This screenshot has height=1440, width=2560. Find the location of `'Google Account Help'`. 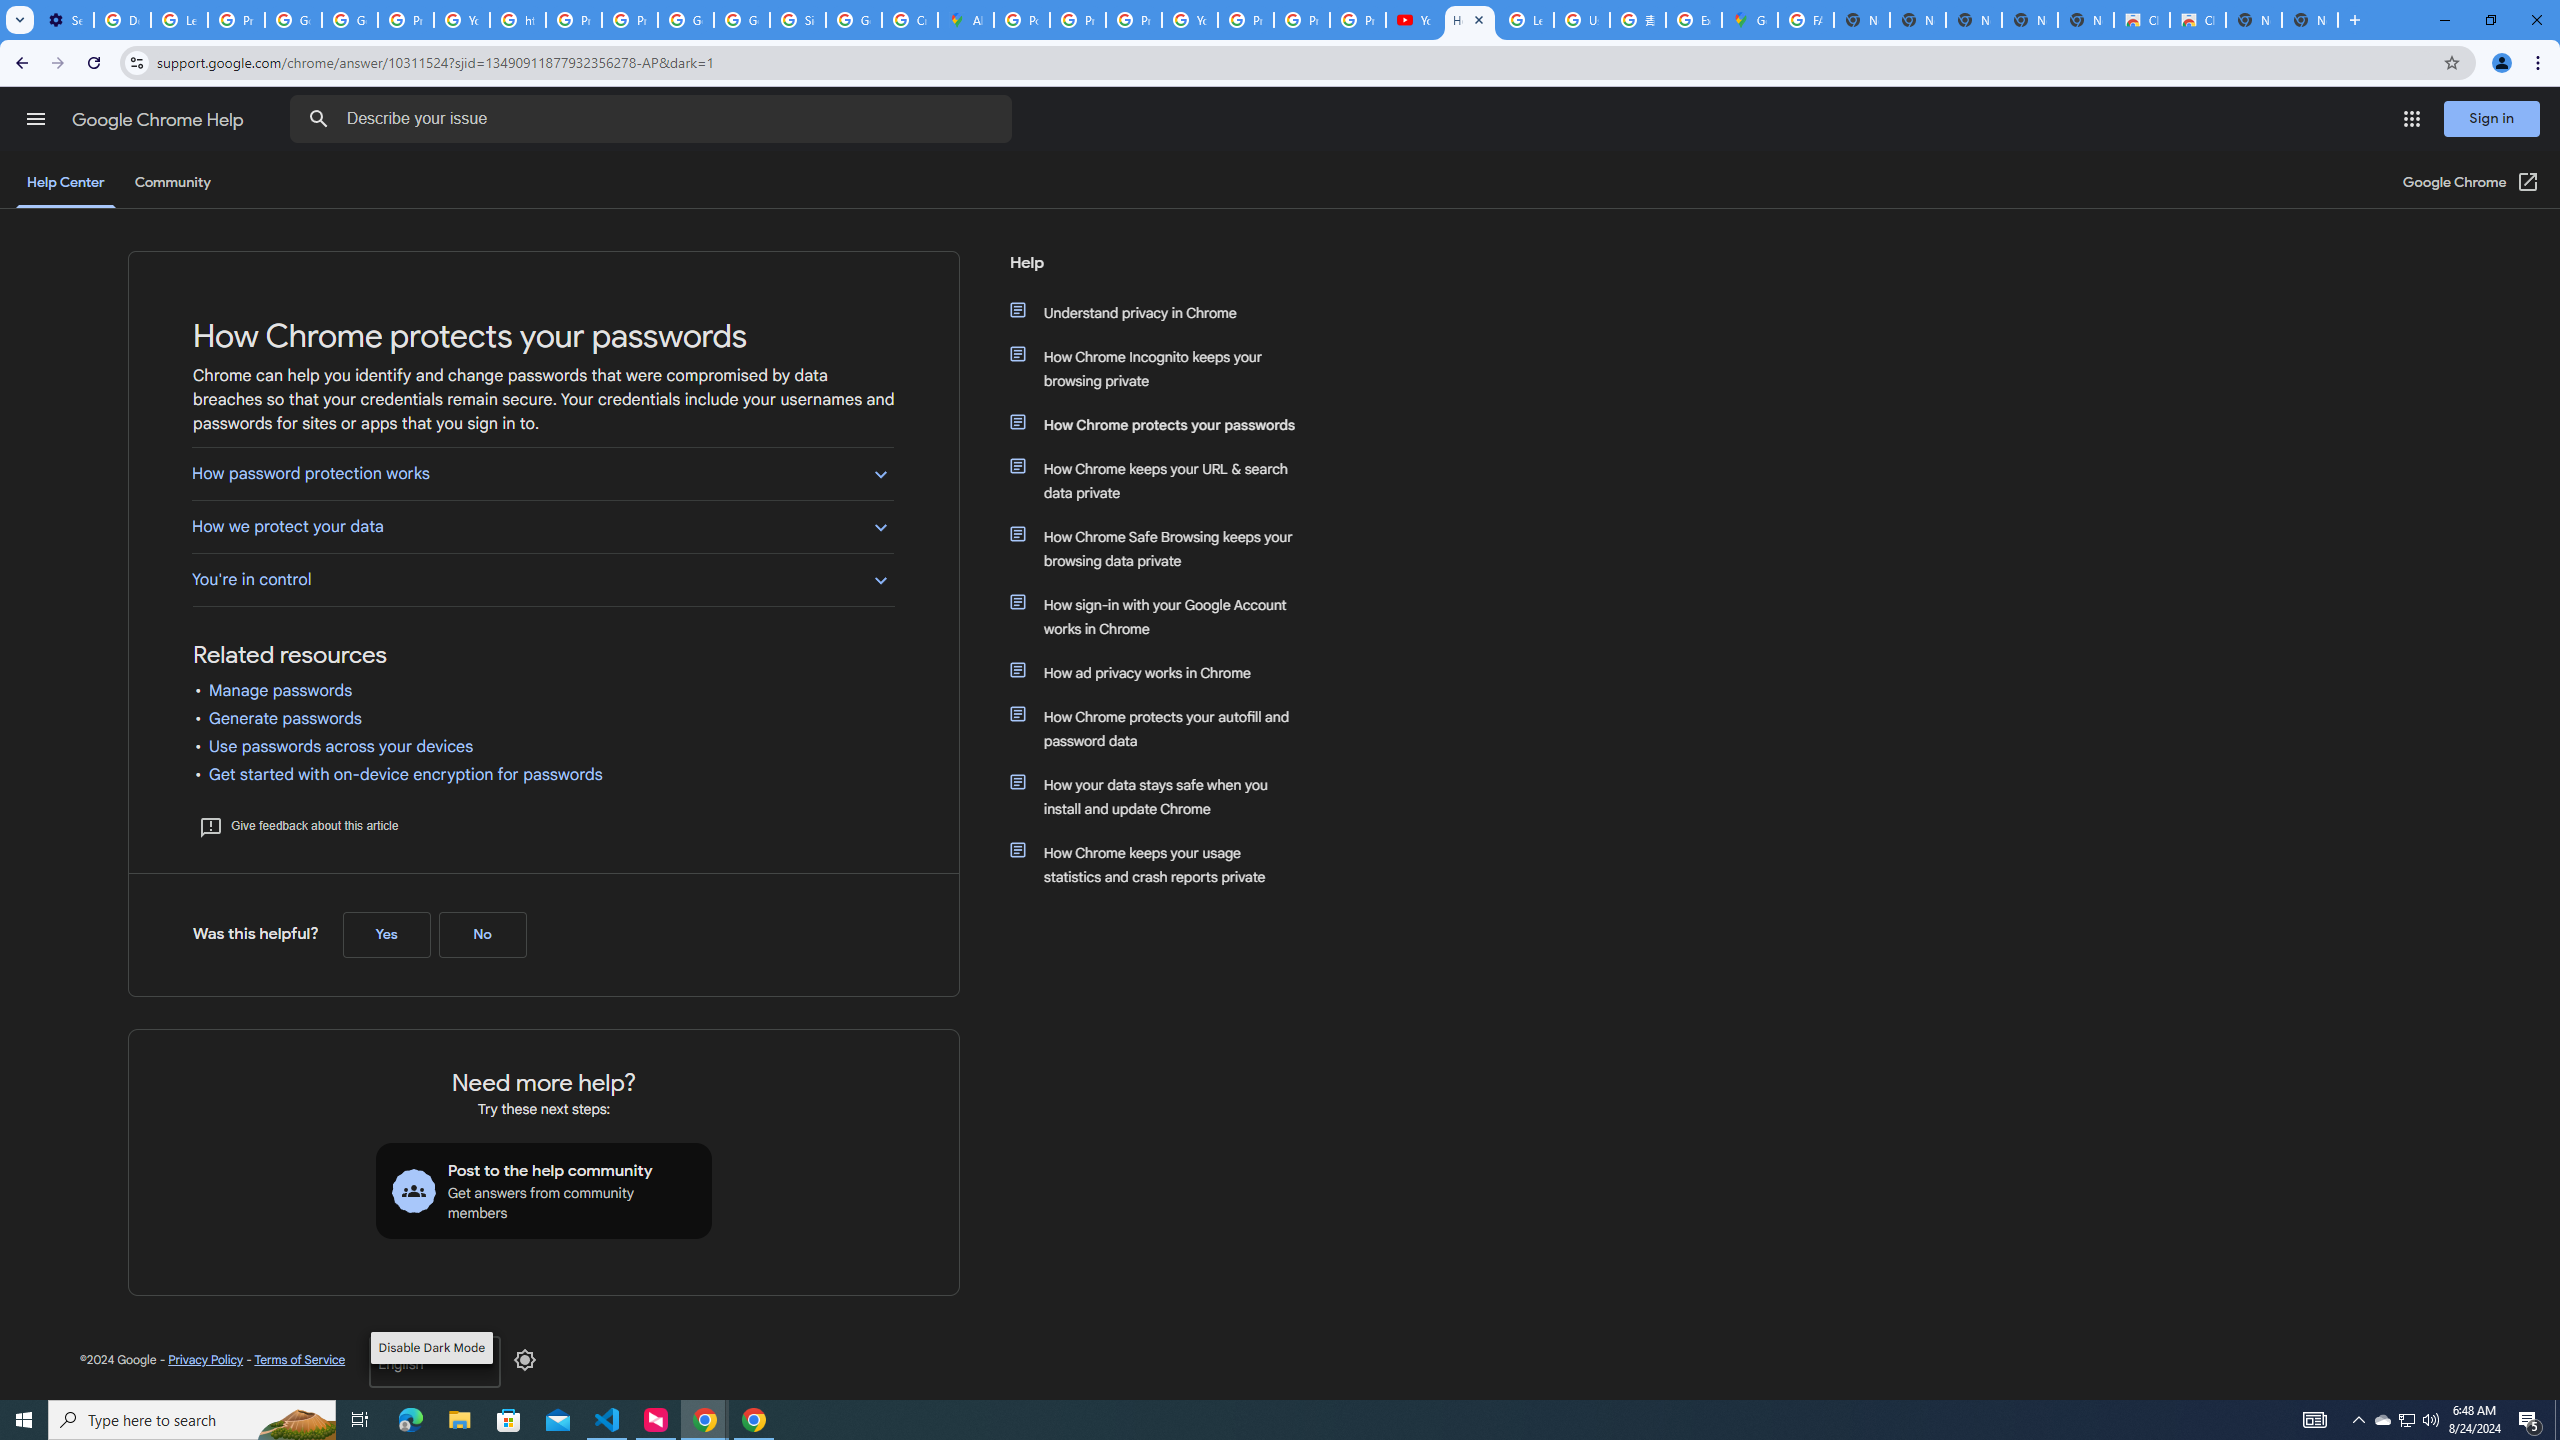

'Google Account Help' is located at coordinates (348, 19).